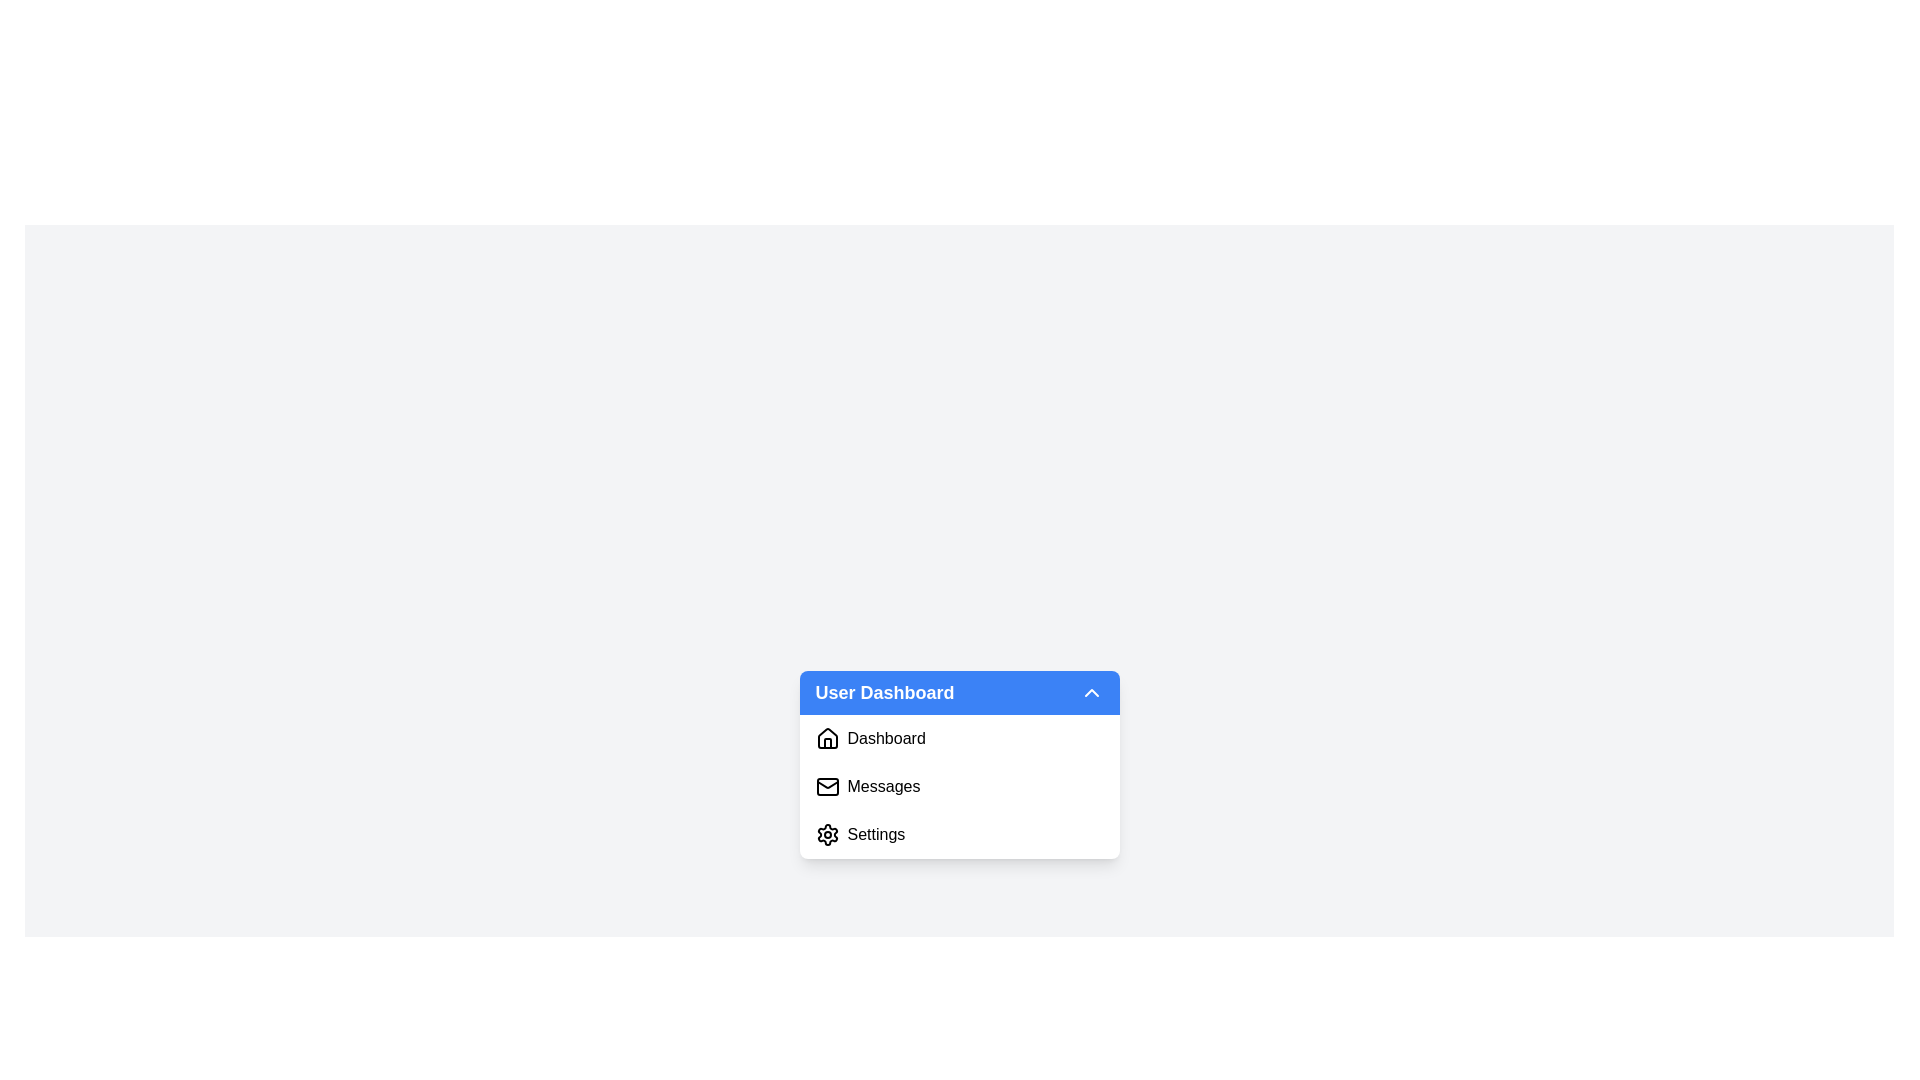  I want to click on the small rectangle with rounded corners that forms the main body of the envelope depiction in the message icon, which is part of the dropdown menu titled 'User Dashboard', so click(827, 785).